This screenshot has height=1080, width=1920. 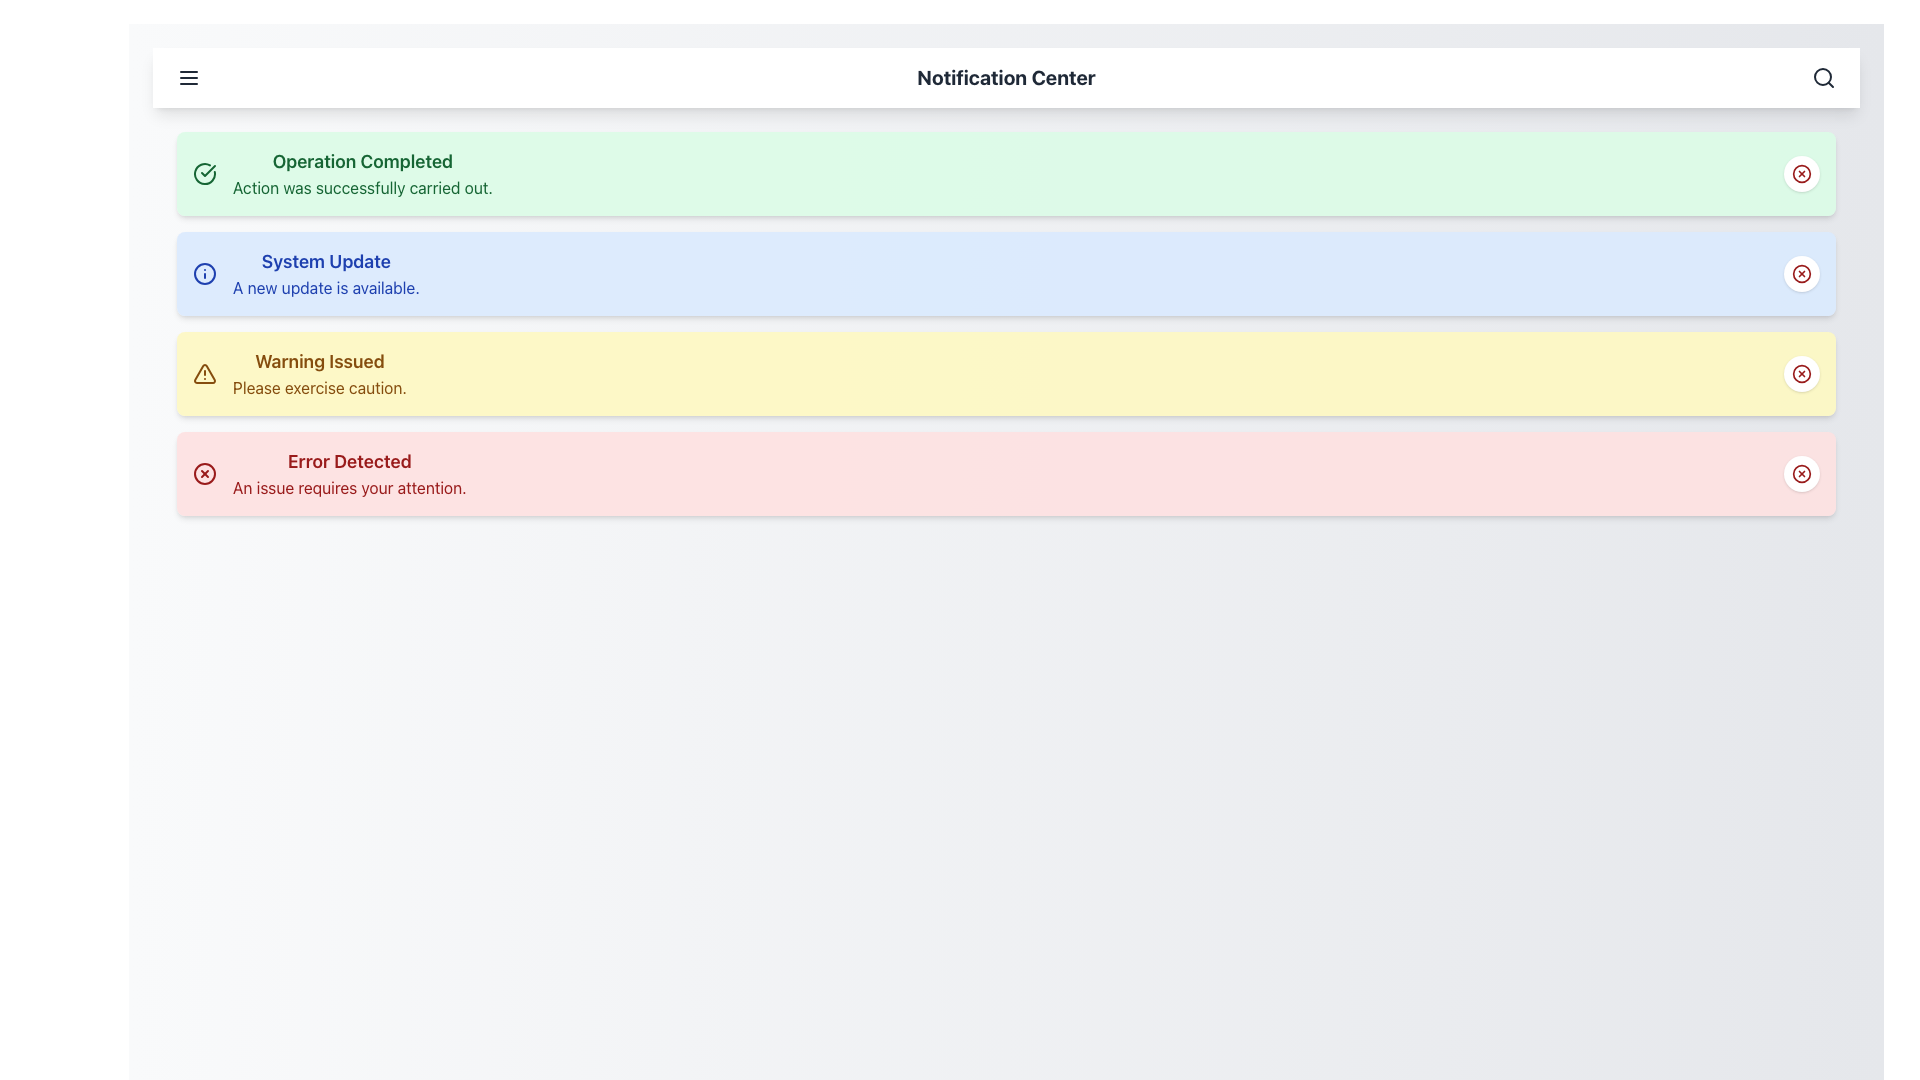 I want to click on the circular outline of the checkmark icon located to the left of the 'Operation Completed' notification box, so click(x=205, y=172).